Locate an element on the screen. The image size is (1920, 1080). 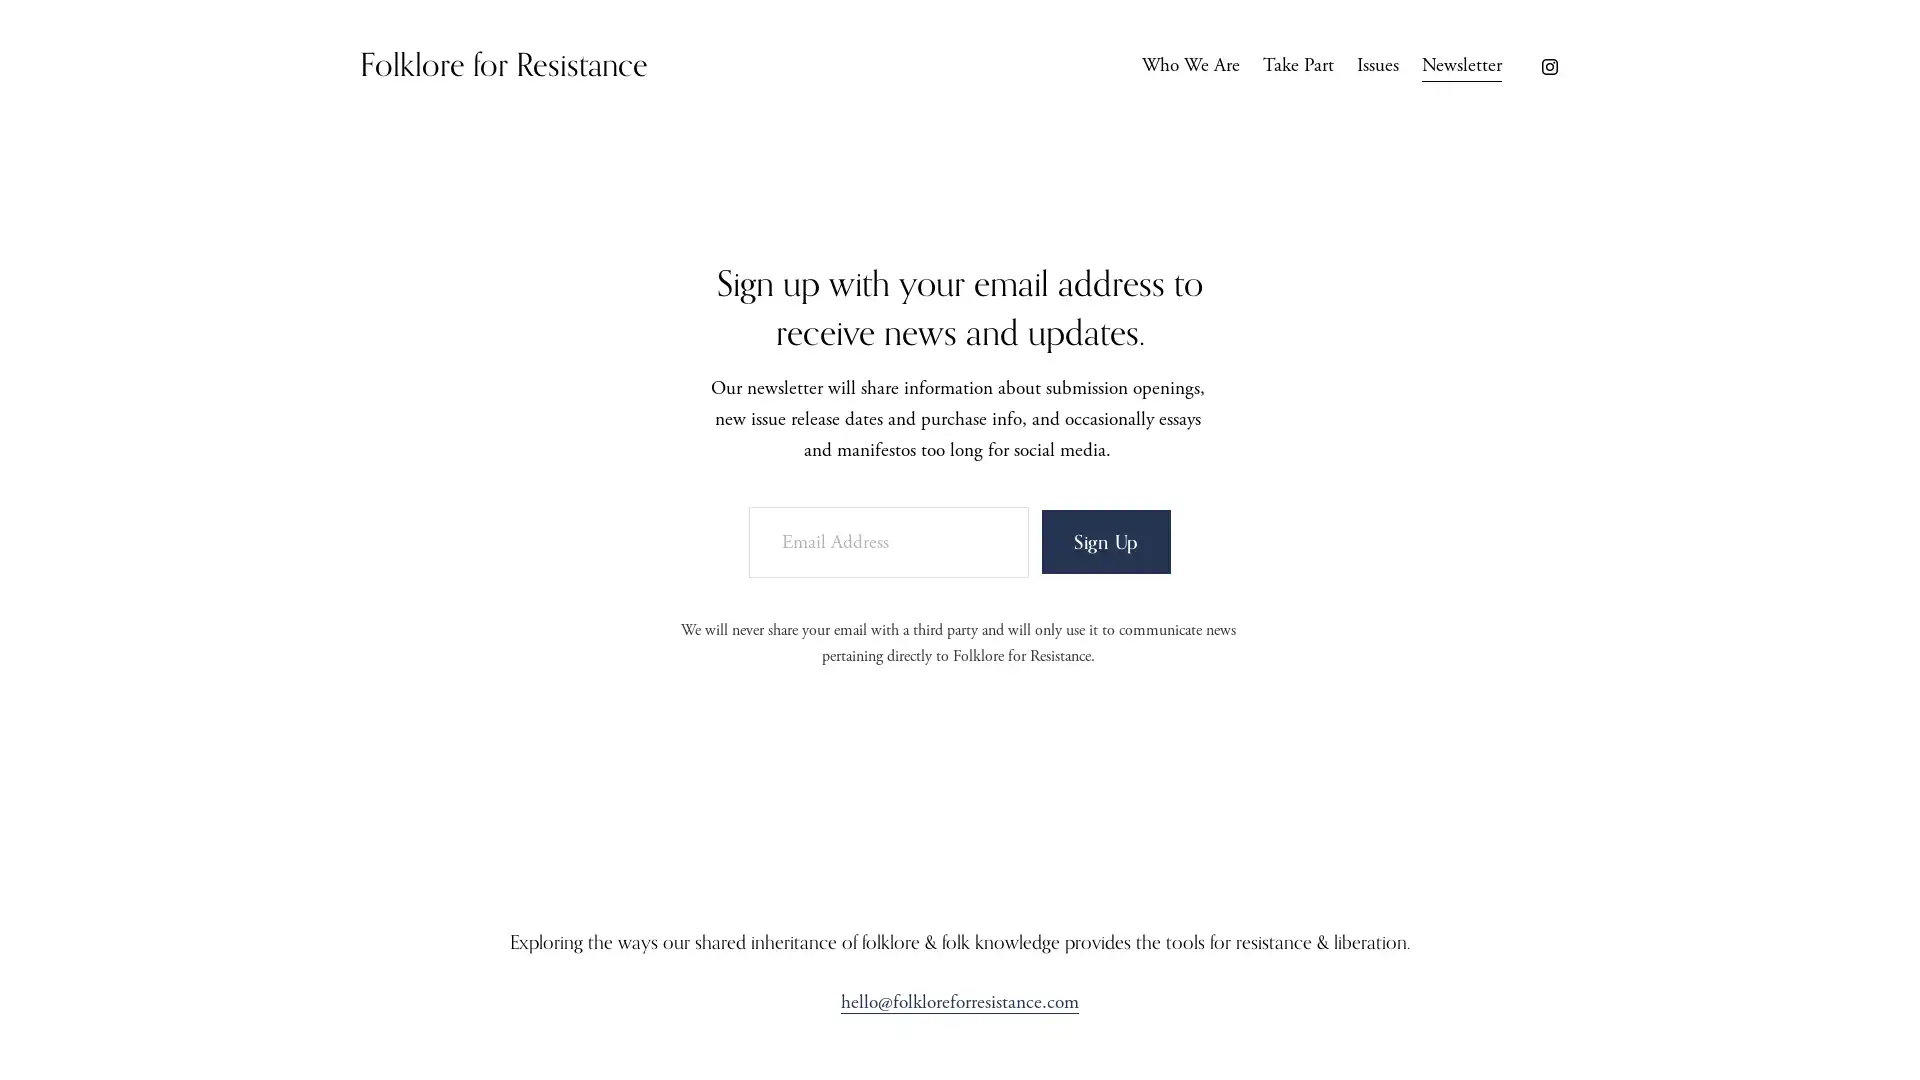
Sign Up is located at coordinates (1104, 542).